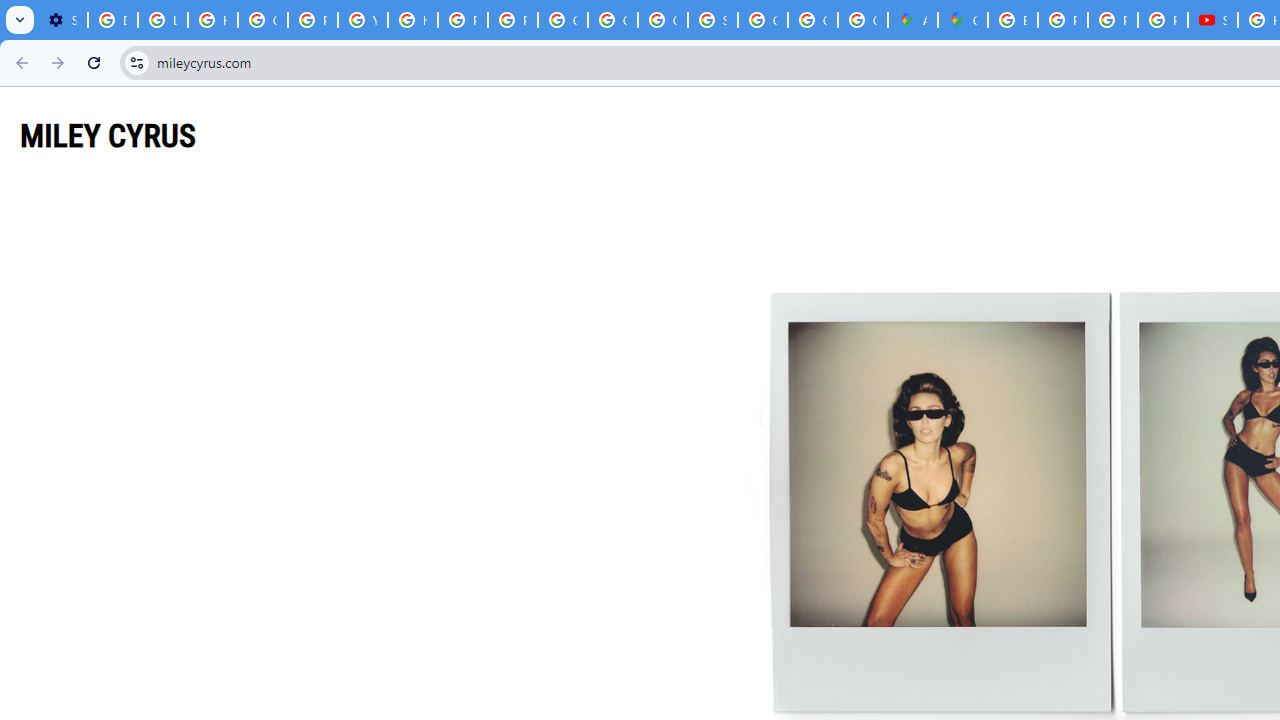 This screenshot has height=720, width=1280. I want to click on 'Google Maps', so click(963, 20).